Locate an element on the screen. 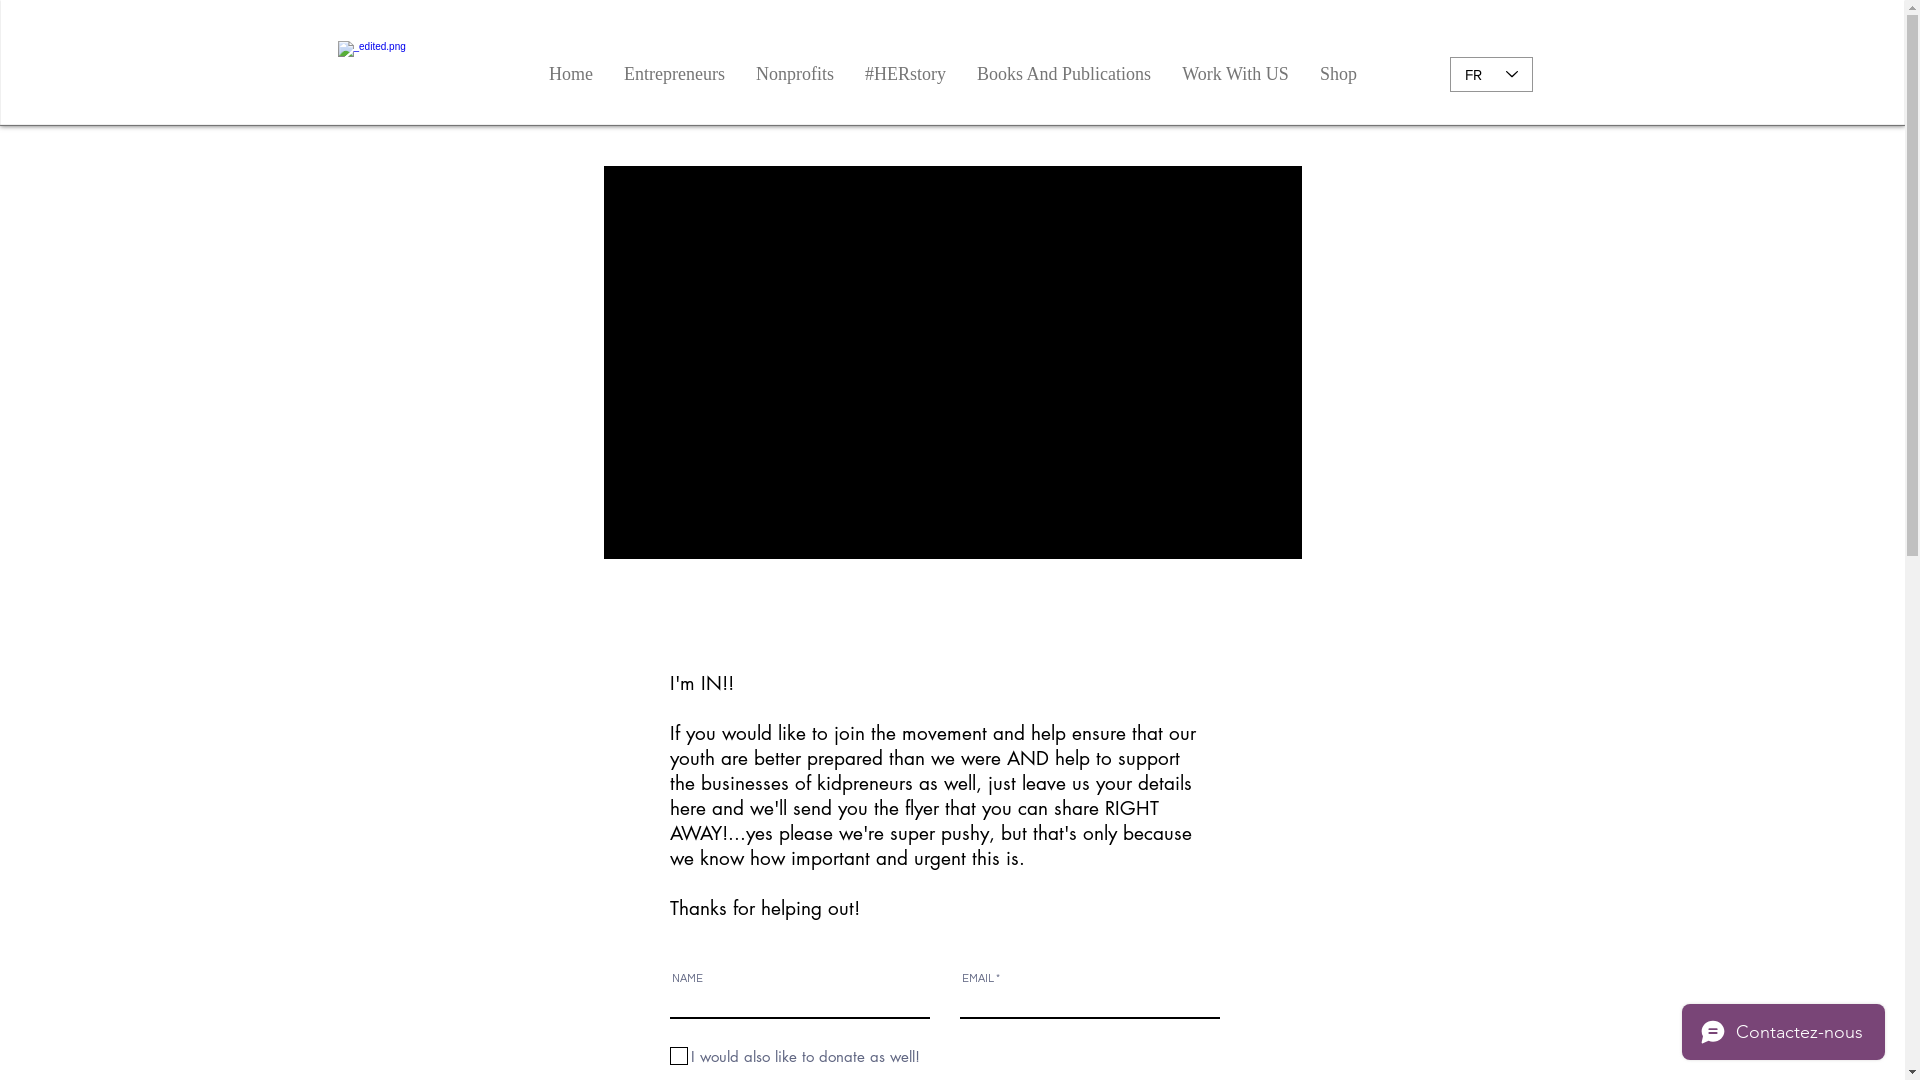 The height and width of the screenshot is (1080, 1920). 'Work With US' is located at coordinates (1233, 73).